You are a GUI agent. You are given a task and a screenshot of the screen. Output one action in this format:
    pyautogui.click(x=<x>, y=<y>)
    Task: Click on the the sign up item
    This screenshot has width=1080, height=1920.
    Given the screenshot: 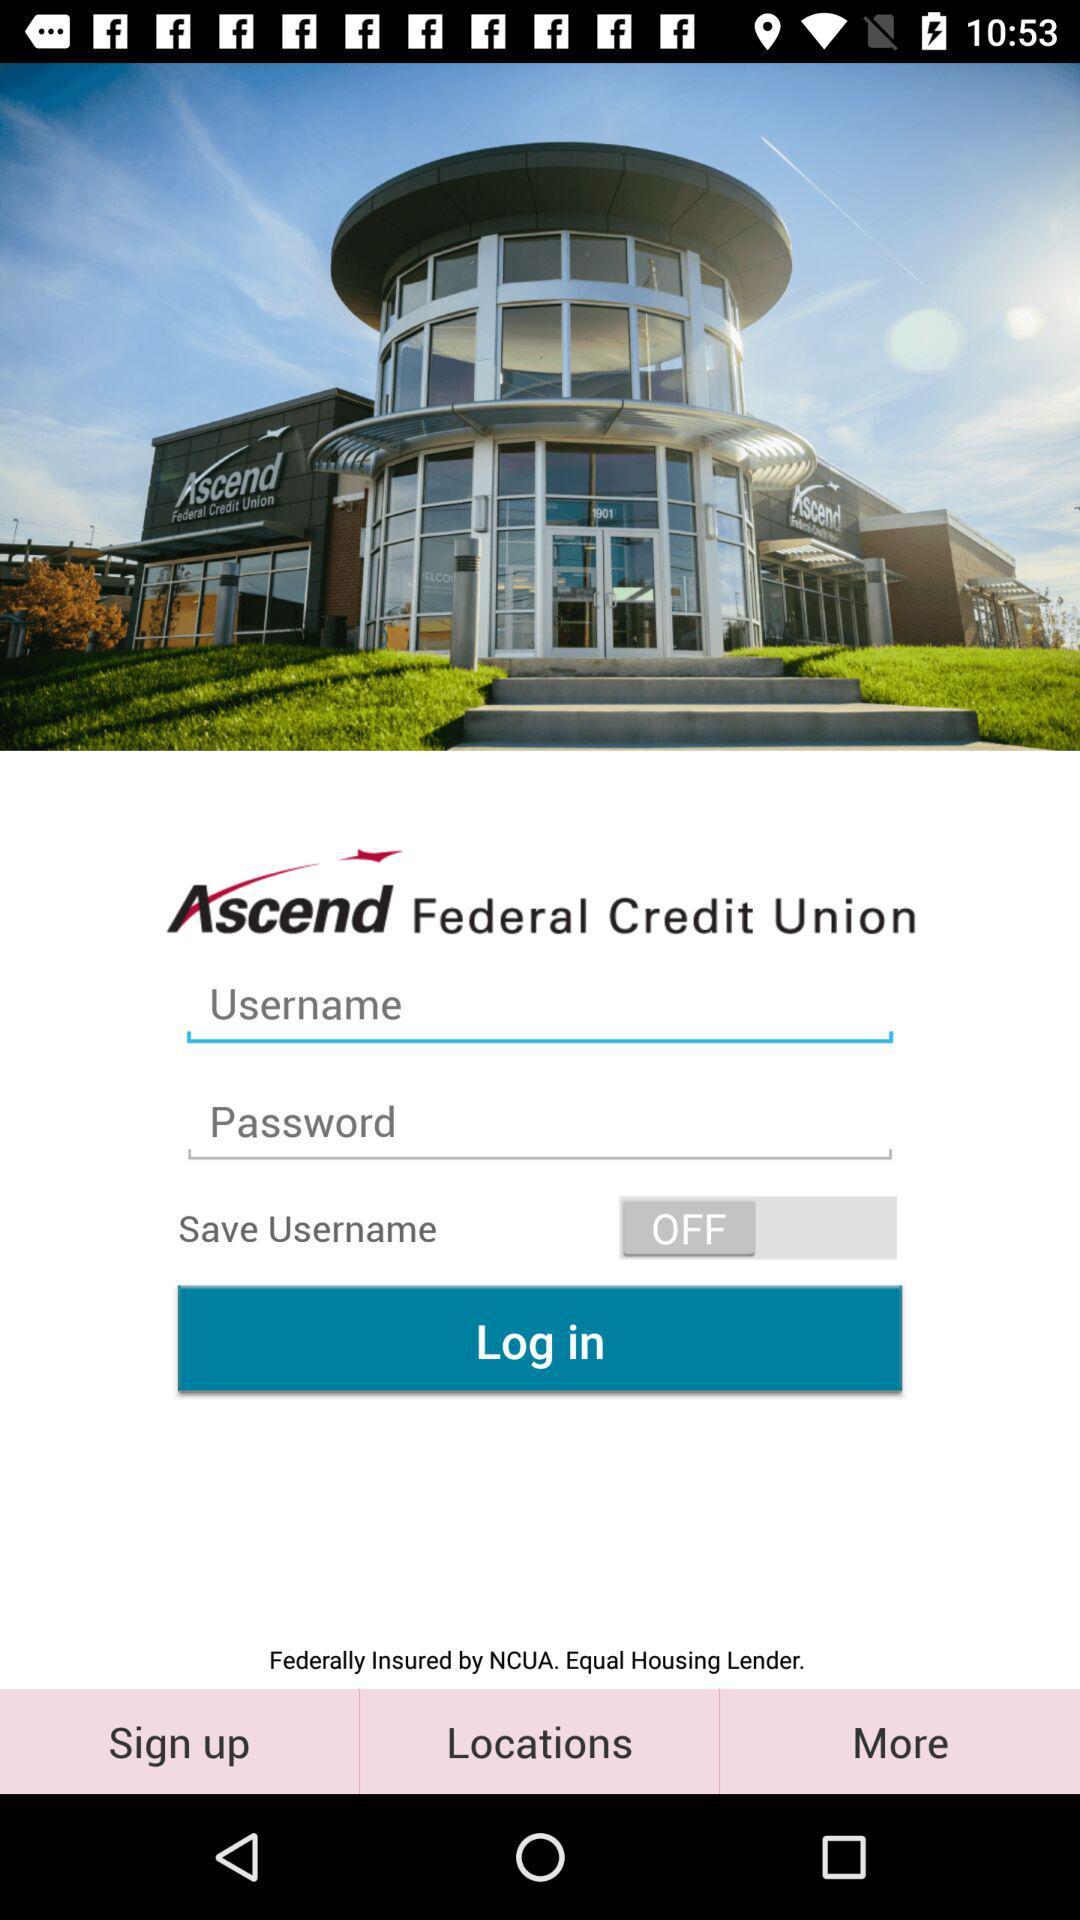 What is the action you would take?
    pyautogui.click(x=178, y=1740)
    